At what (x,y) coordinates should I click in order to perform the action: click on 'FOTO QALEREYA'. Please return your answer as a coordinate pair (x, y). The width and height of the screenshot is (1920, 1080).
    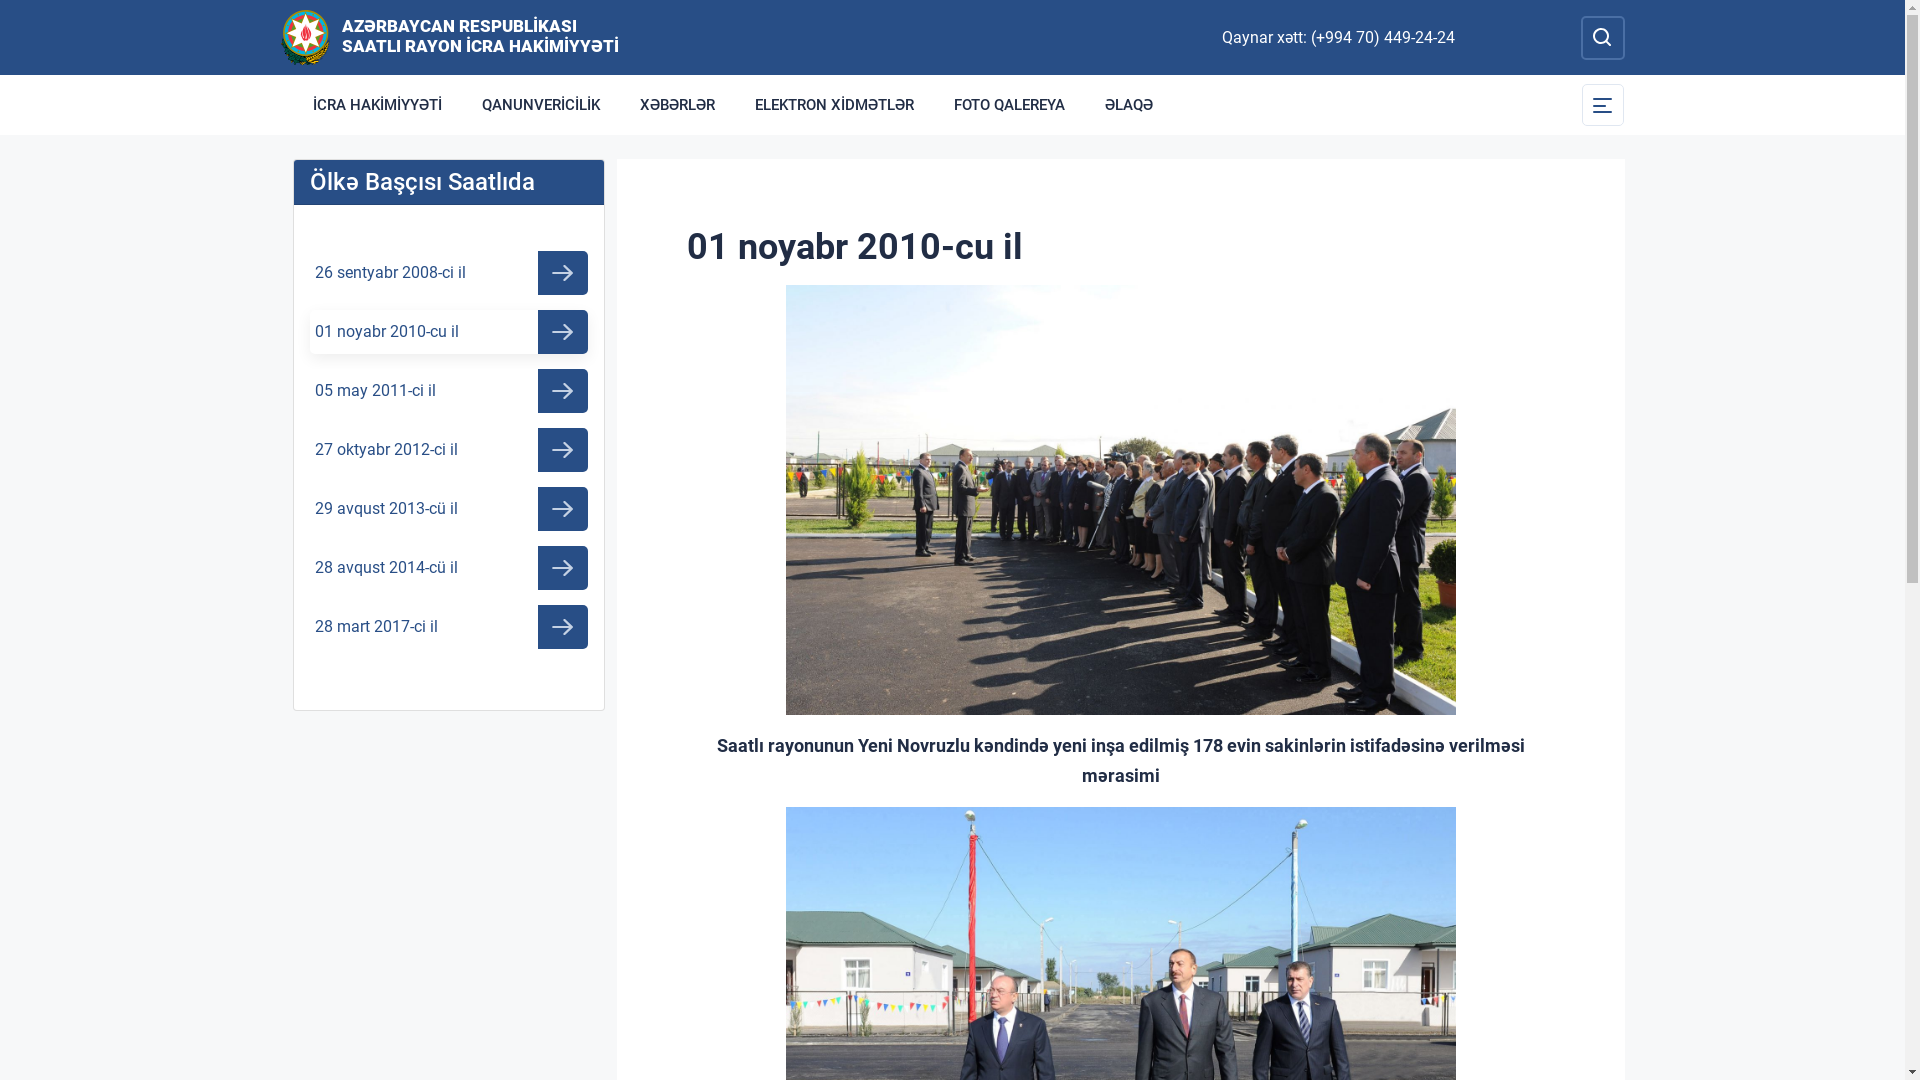
    Looking at the image, I should click on (933, 104).